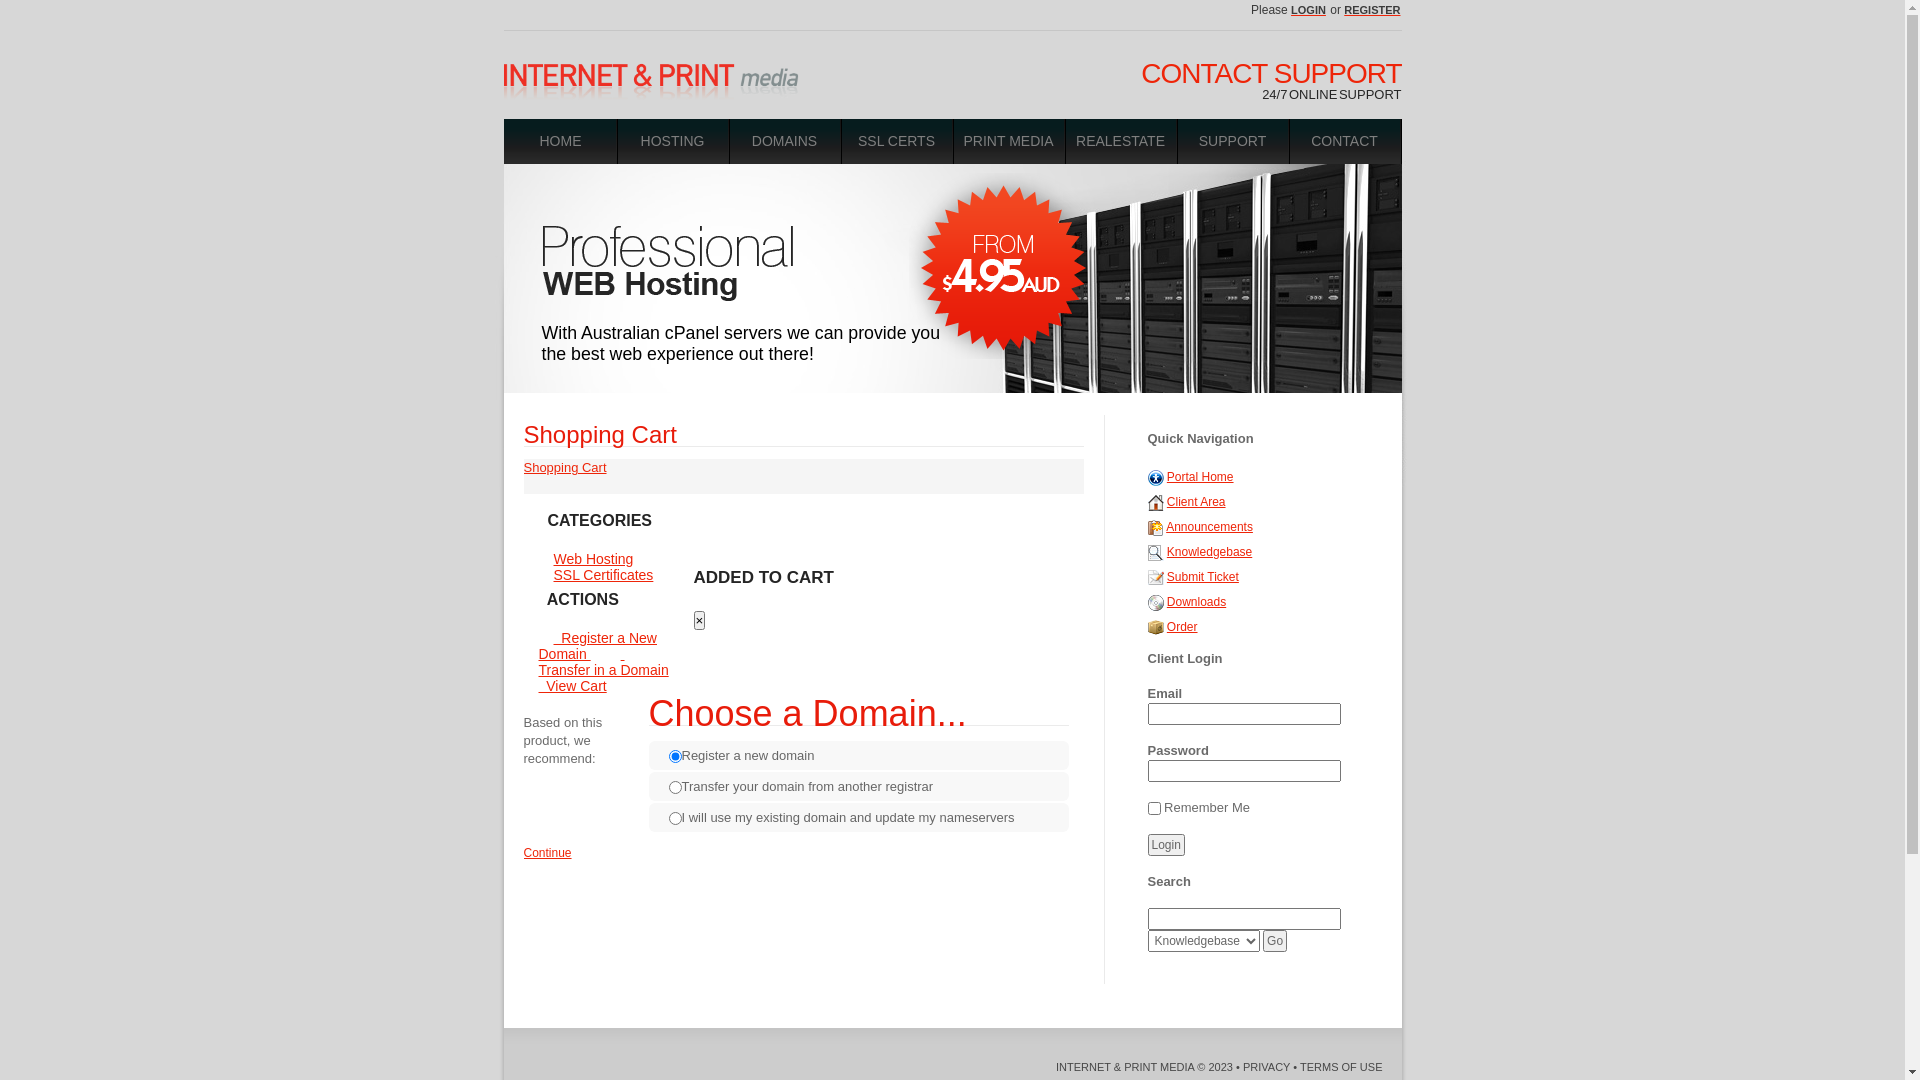 The height and width of the screenshot is (1080, 1920). What do you see at coordinates (1156, 626) in the screenshot?
I see `'Order'` at bounding box center [1156, 626].